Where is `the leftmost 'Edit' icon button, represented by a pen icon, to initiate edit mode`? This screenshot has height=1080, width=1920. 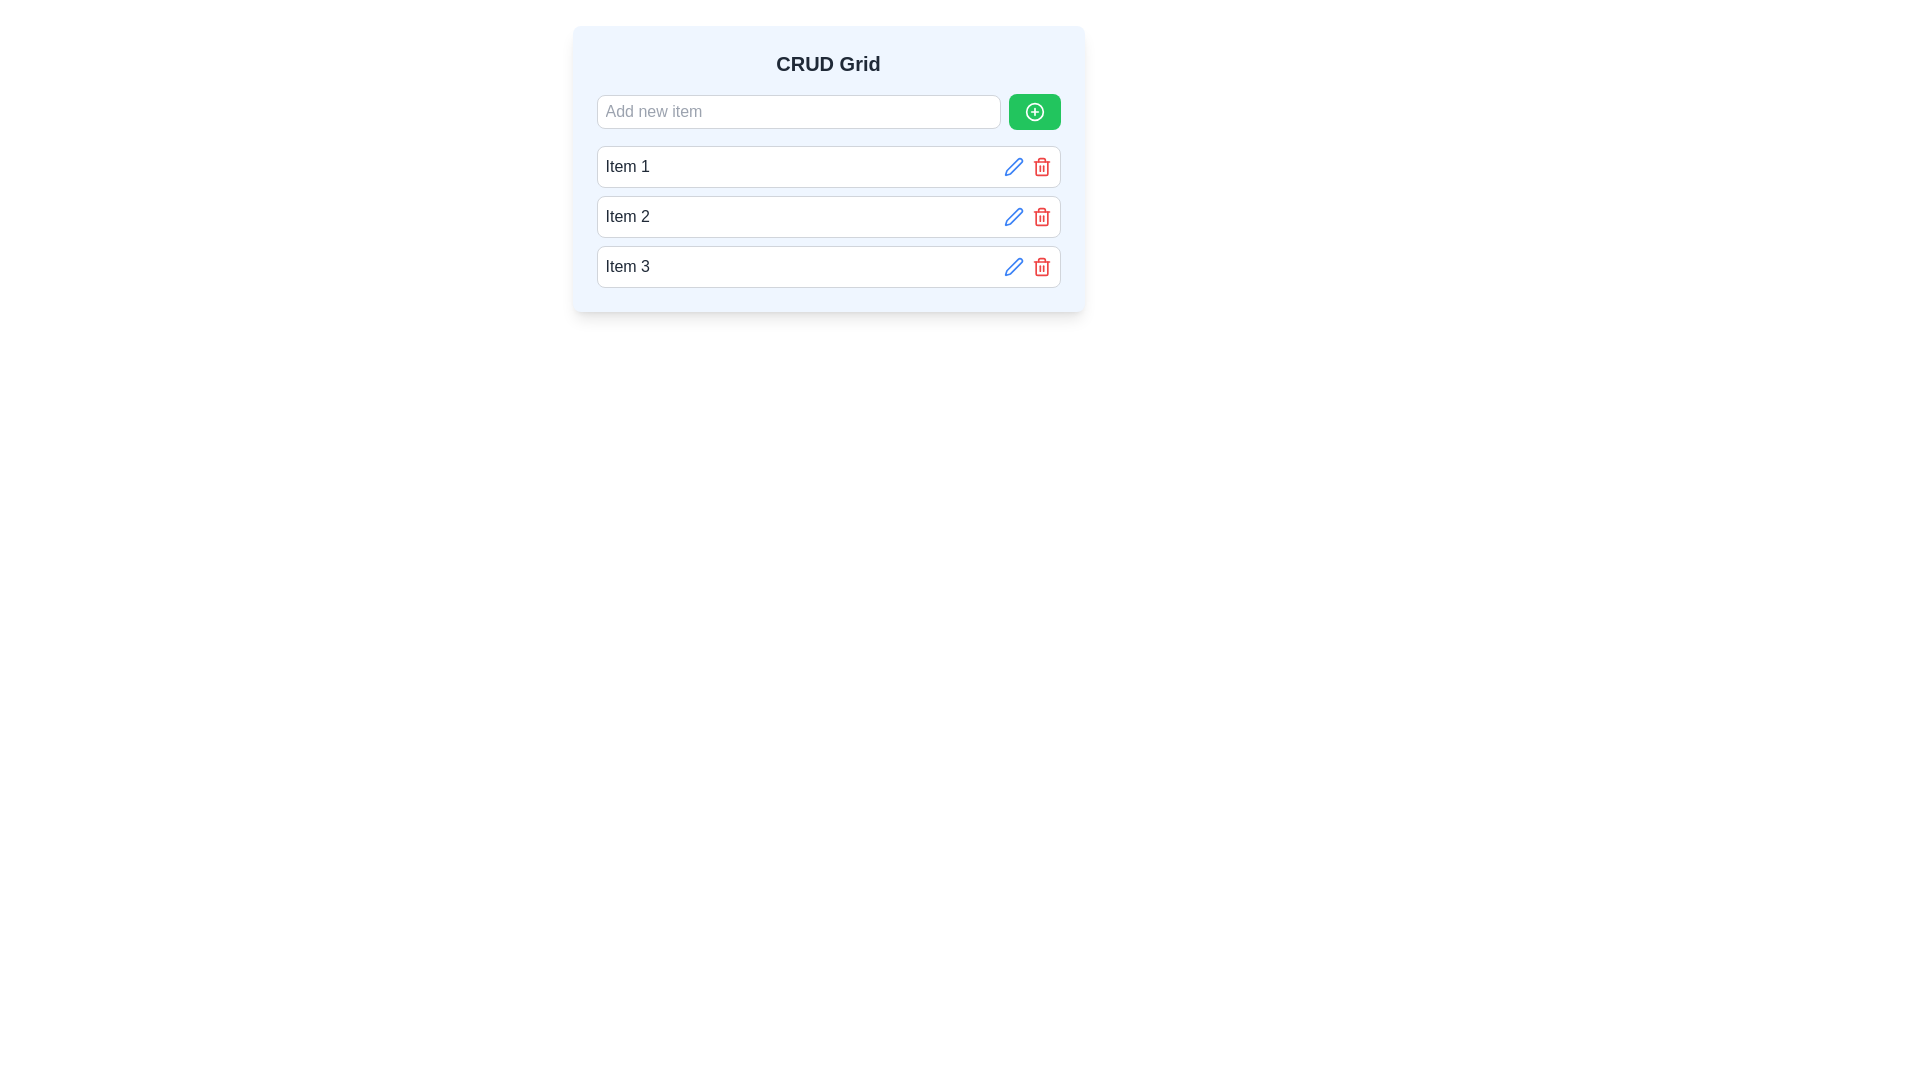 the leftmost 'Edit' icon button, represented by a pen icon, to initiate edit mode is located at coordinates (1013, 165).